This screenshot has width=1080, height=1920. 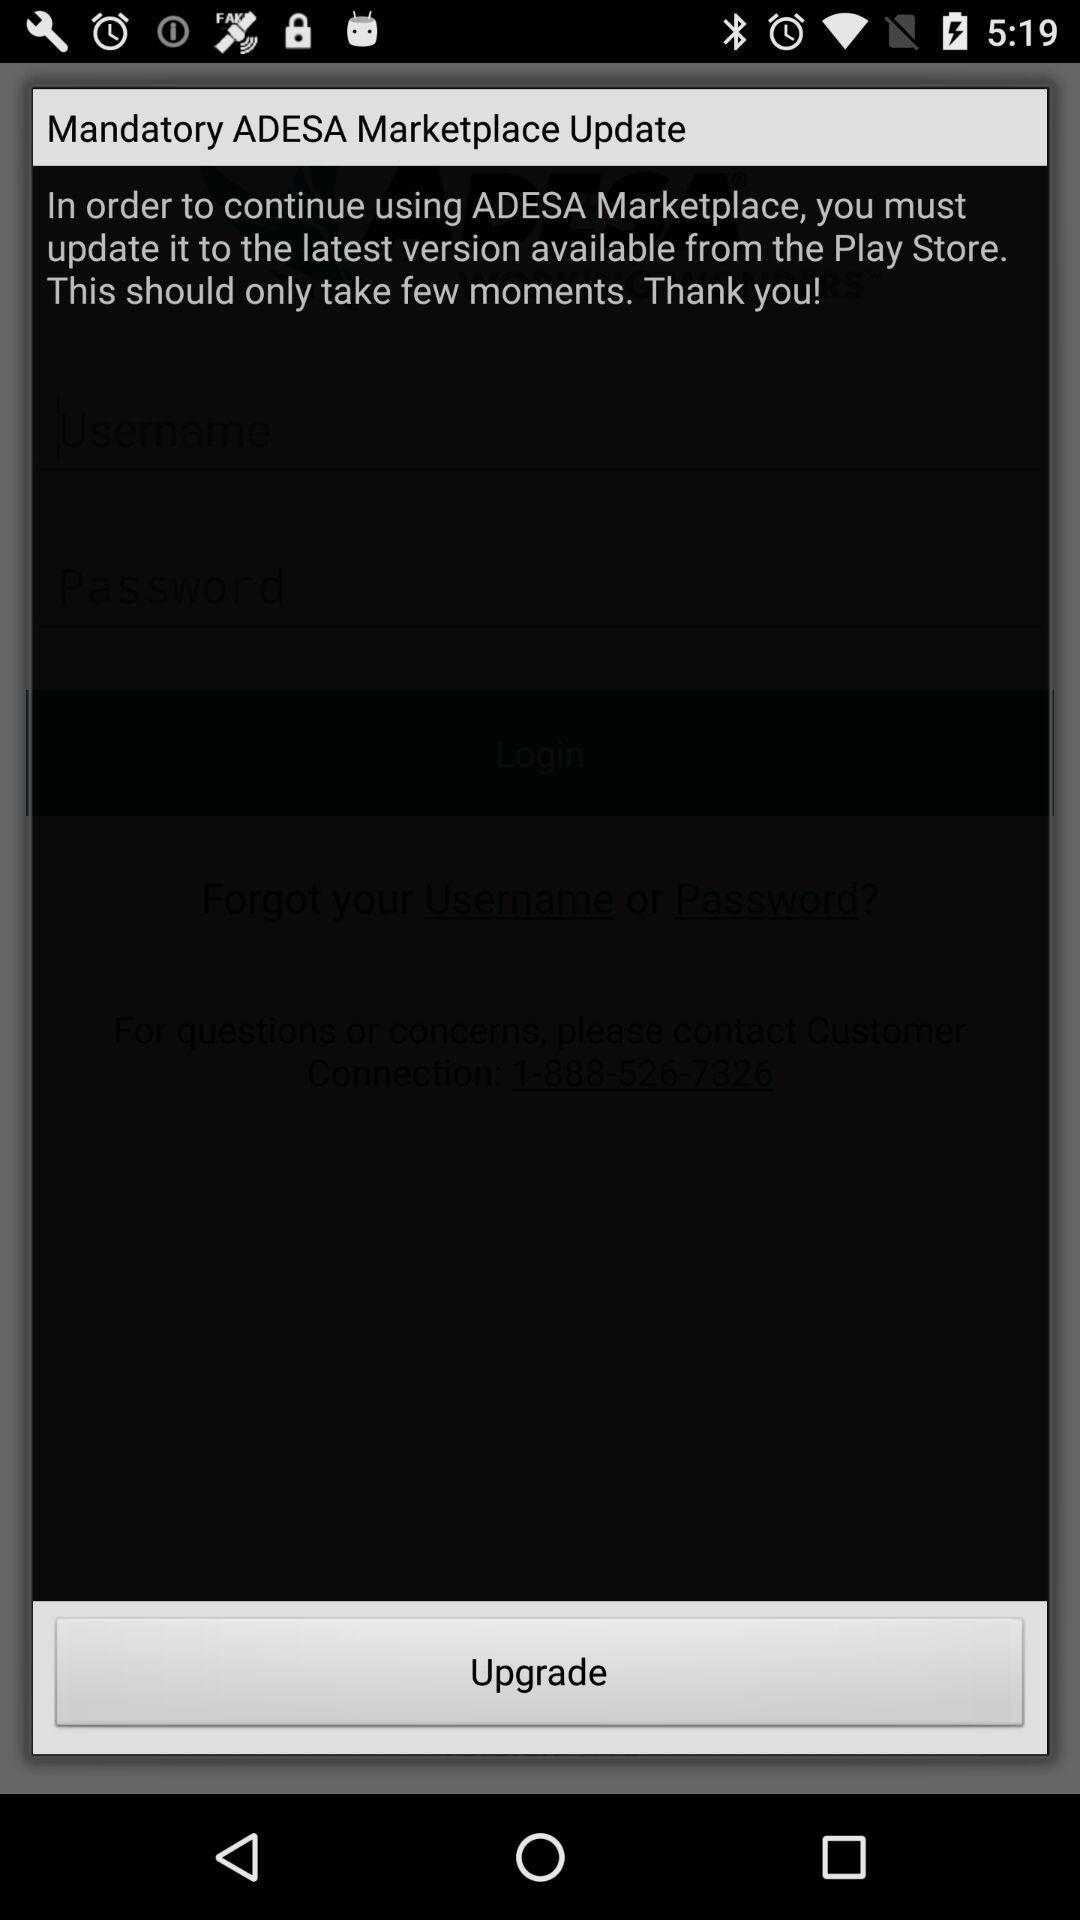 What do you see at coordinates (540, 1677) in the screenshot?
I see `upgrade at the bottom` at bounding box center [540, 1677].